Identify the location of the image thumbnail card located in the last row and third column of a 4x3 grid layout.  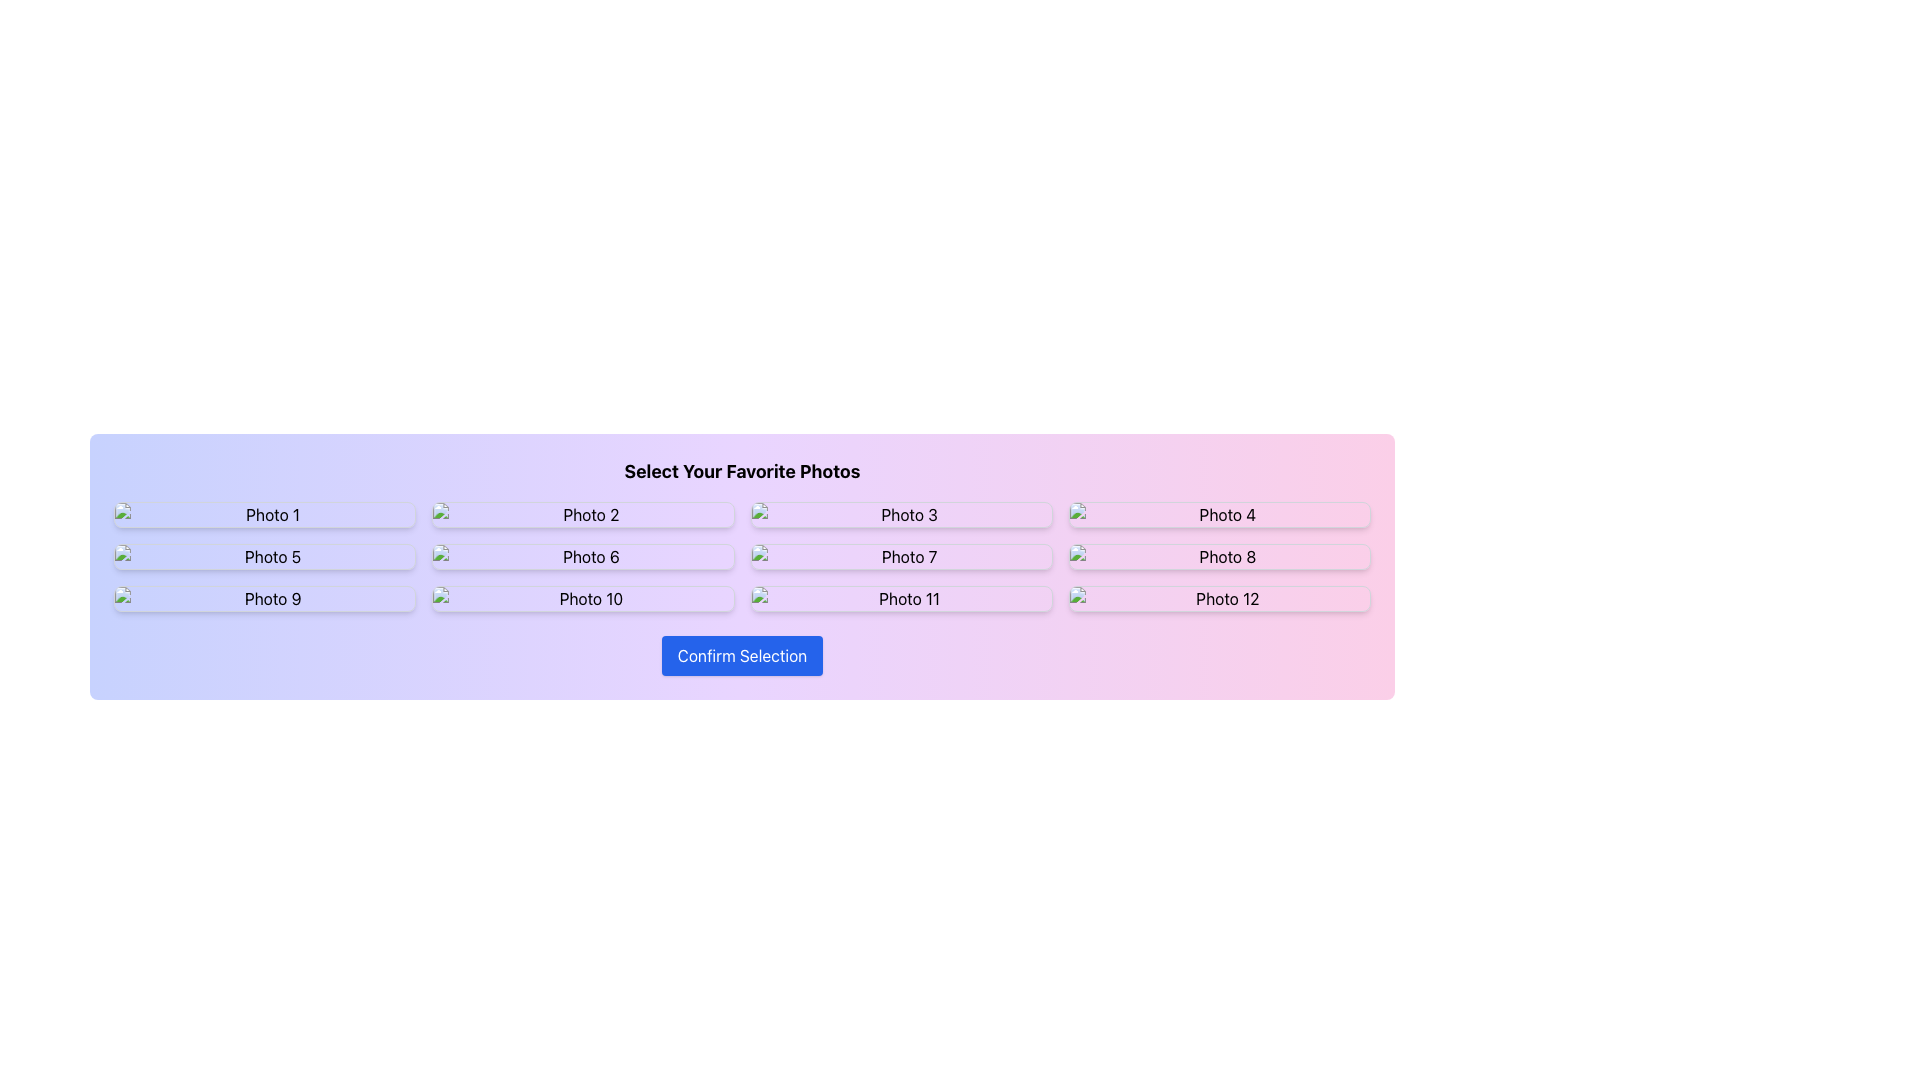
(900, 597).